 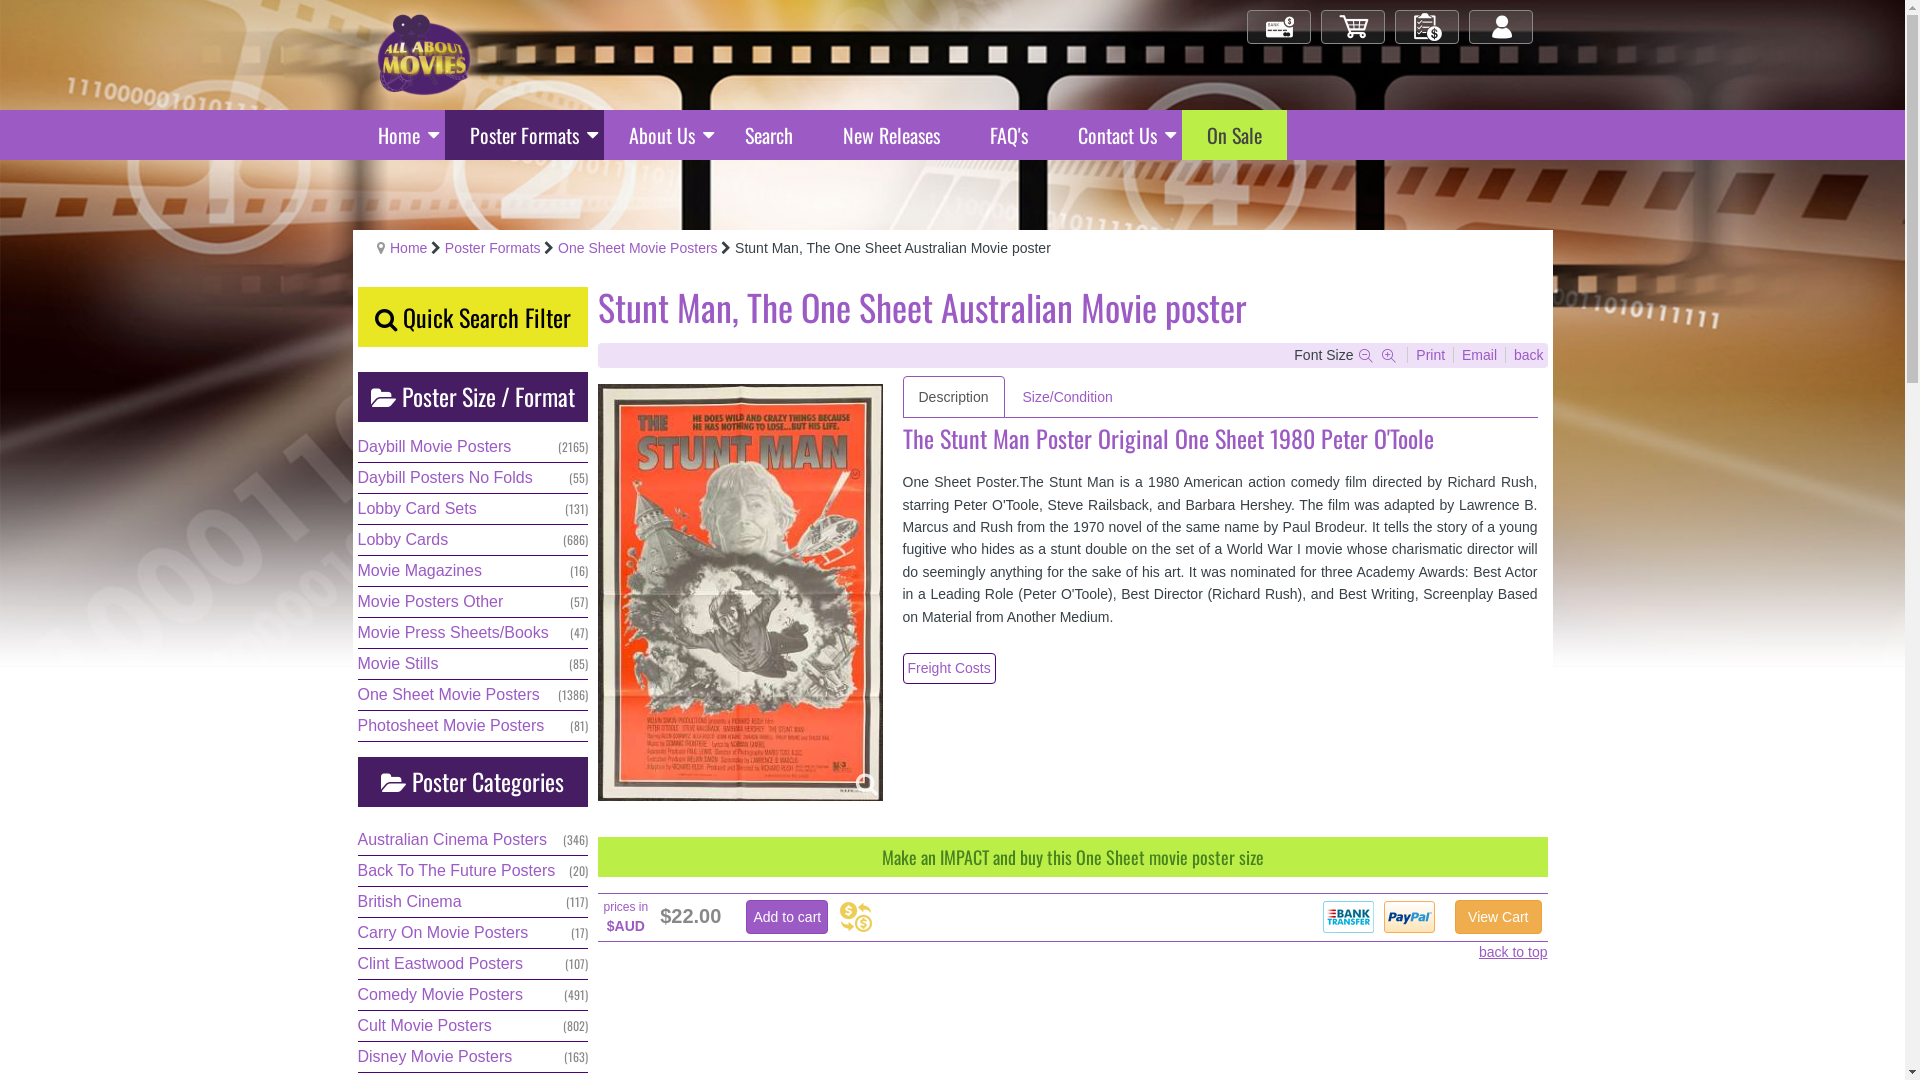 What do you see at coordinates (947, 668) in the screenshot?
I see `'Freight Costs'` at bounding box center [947, 668].